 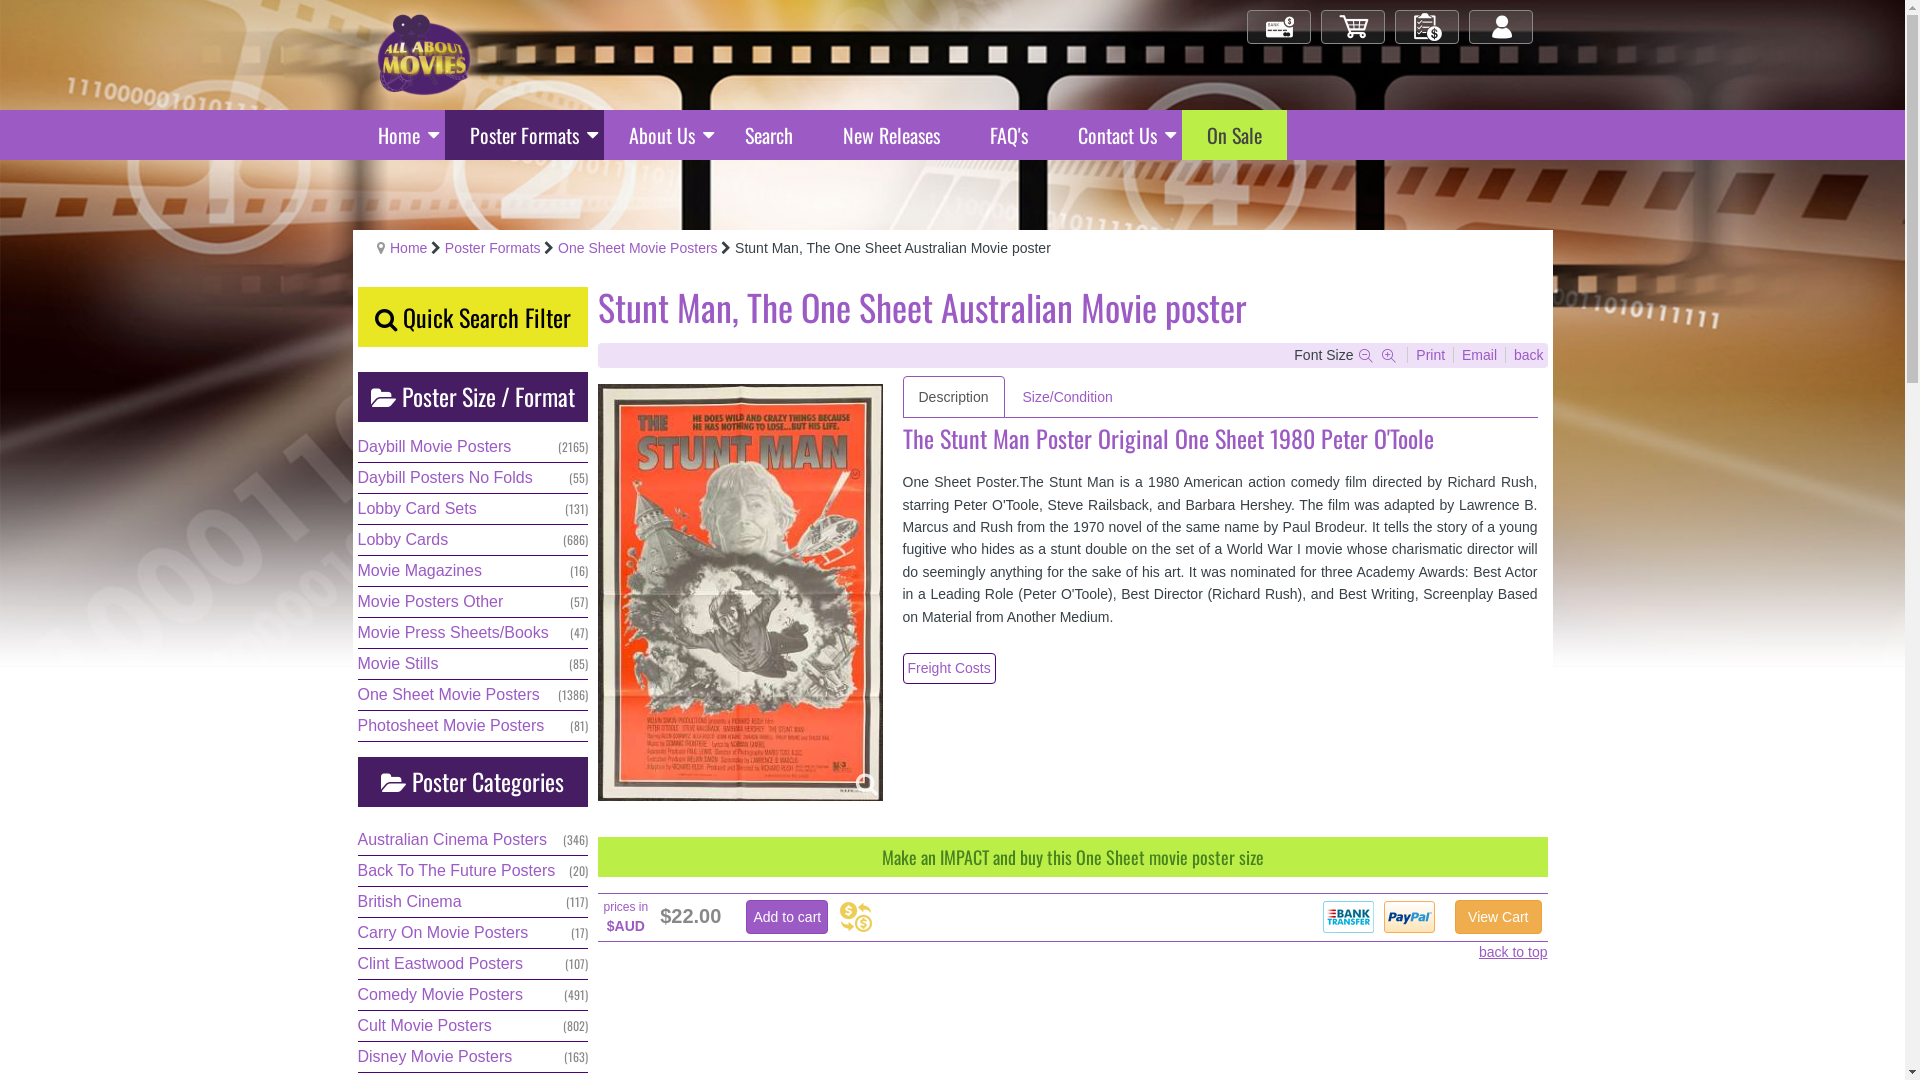 What do you see at coordinates (947, 668) in the screenshot?
I see `'Freight Costs'` at bounding box center [947, 668].